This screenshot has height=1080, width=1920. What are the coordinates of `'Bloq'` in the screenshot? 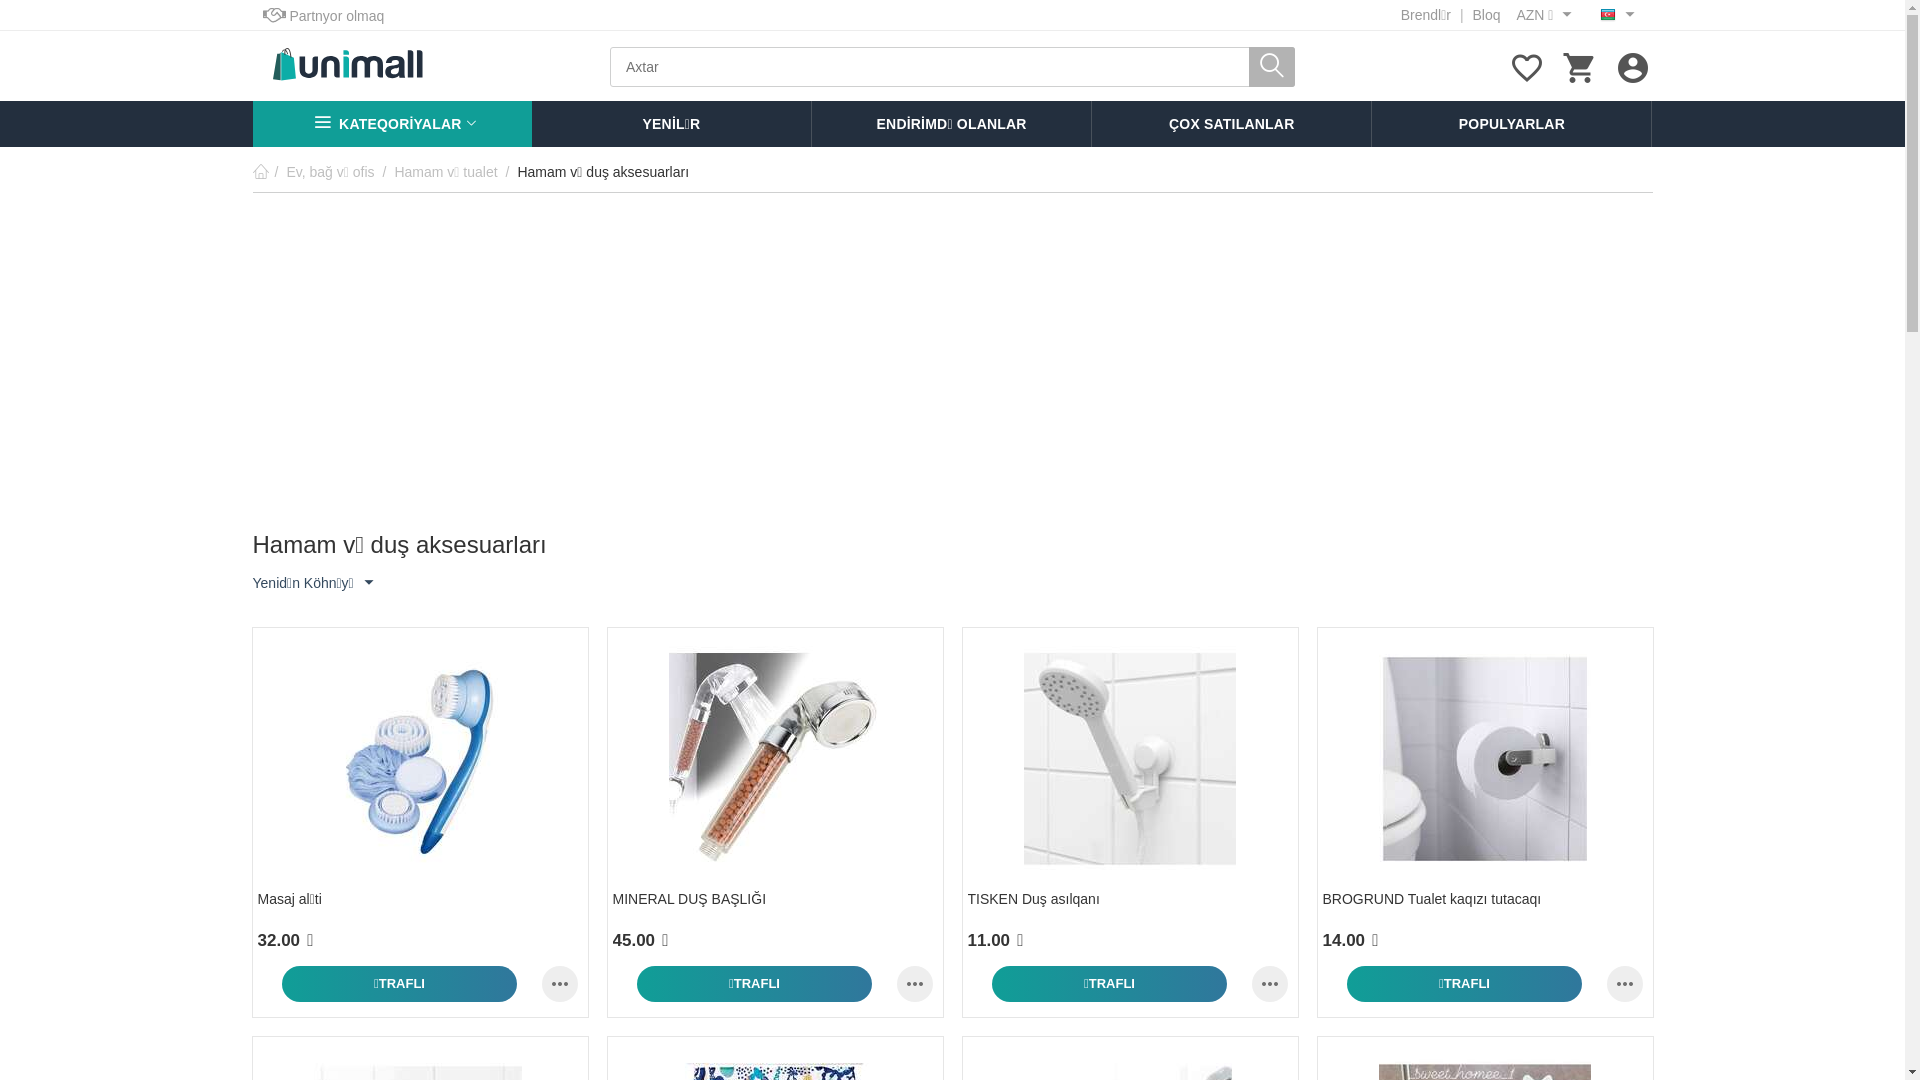 It's located at (1472, 15).